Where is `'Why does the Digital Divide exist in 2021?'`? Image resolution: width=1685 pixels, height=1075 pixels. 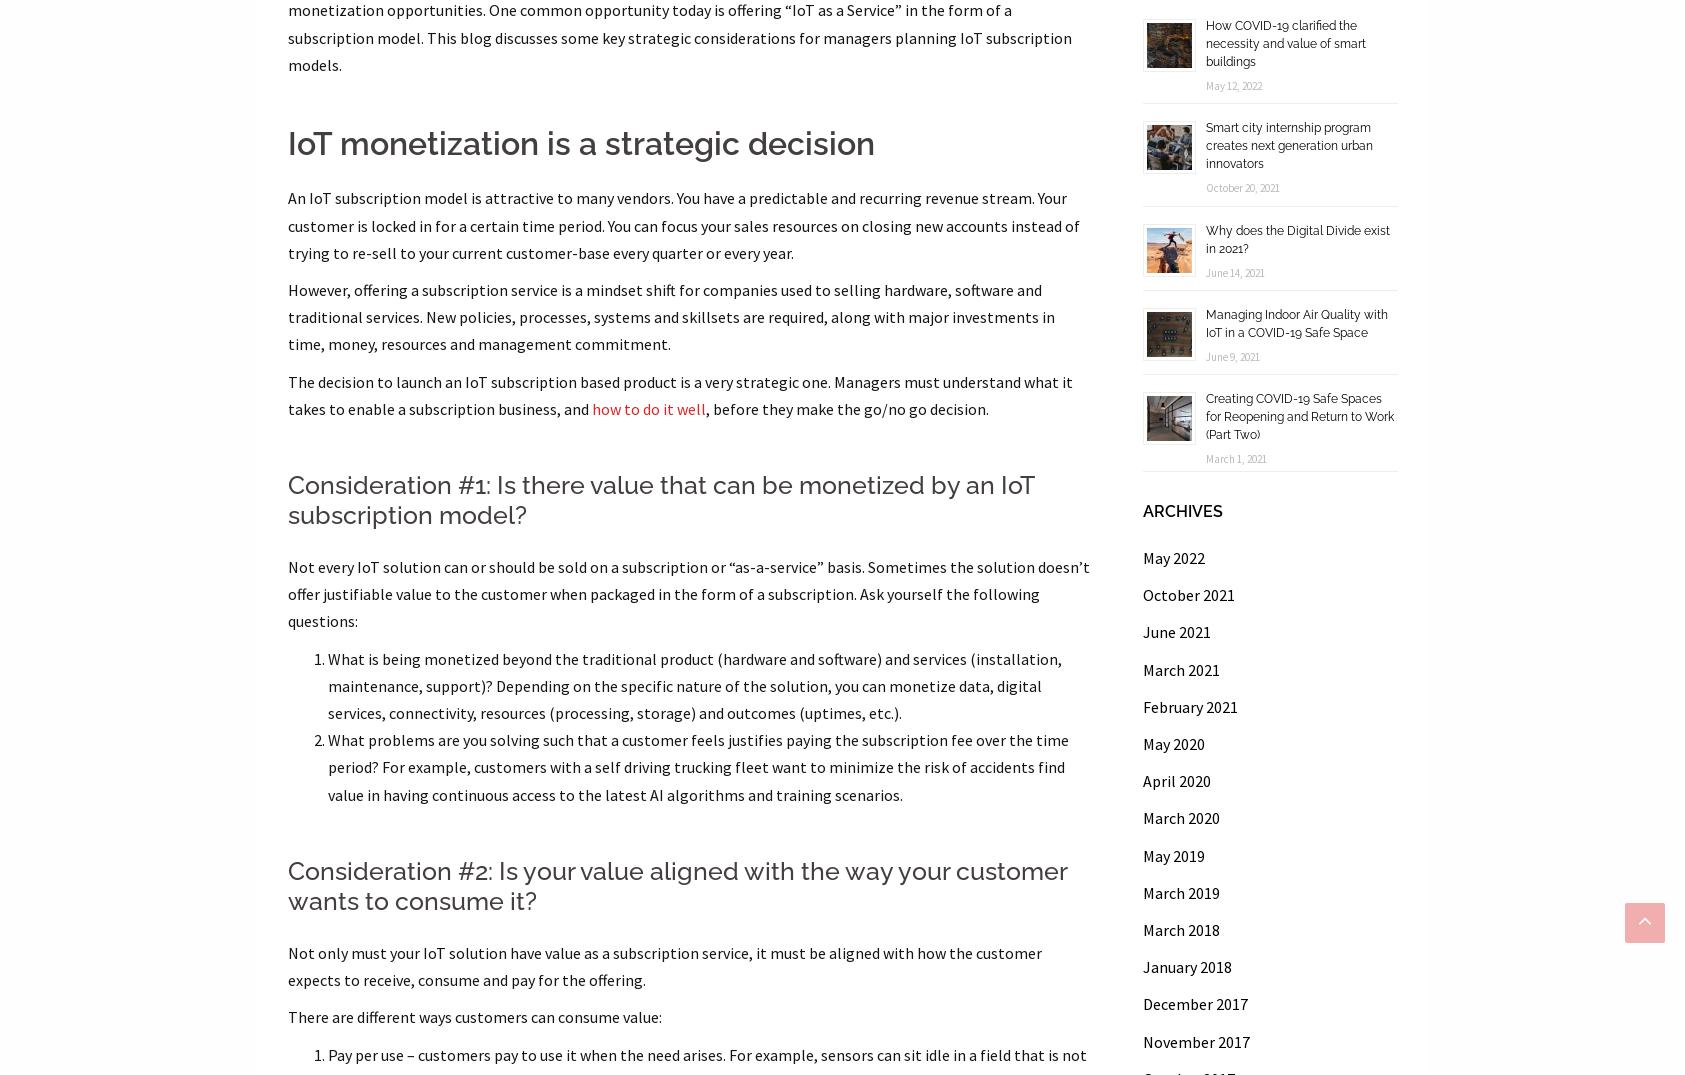 'Why does the Digital Divide exist in 2021?' is located at coordinates (1296, 237).